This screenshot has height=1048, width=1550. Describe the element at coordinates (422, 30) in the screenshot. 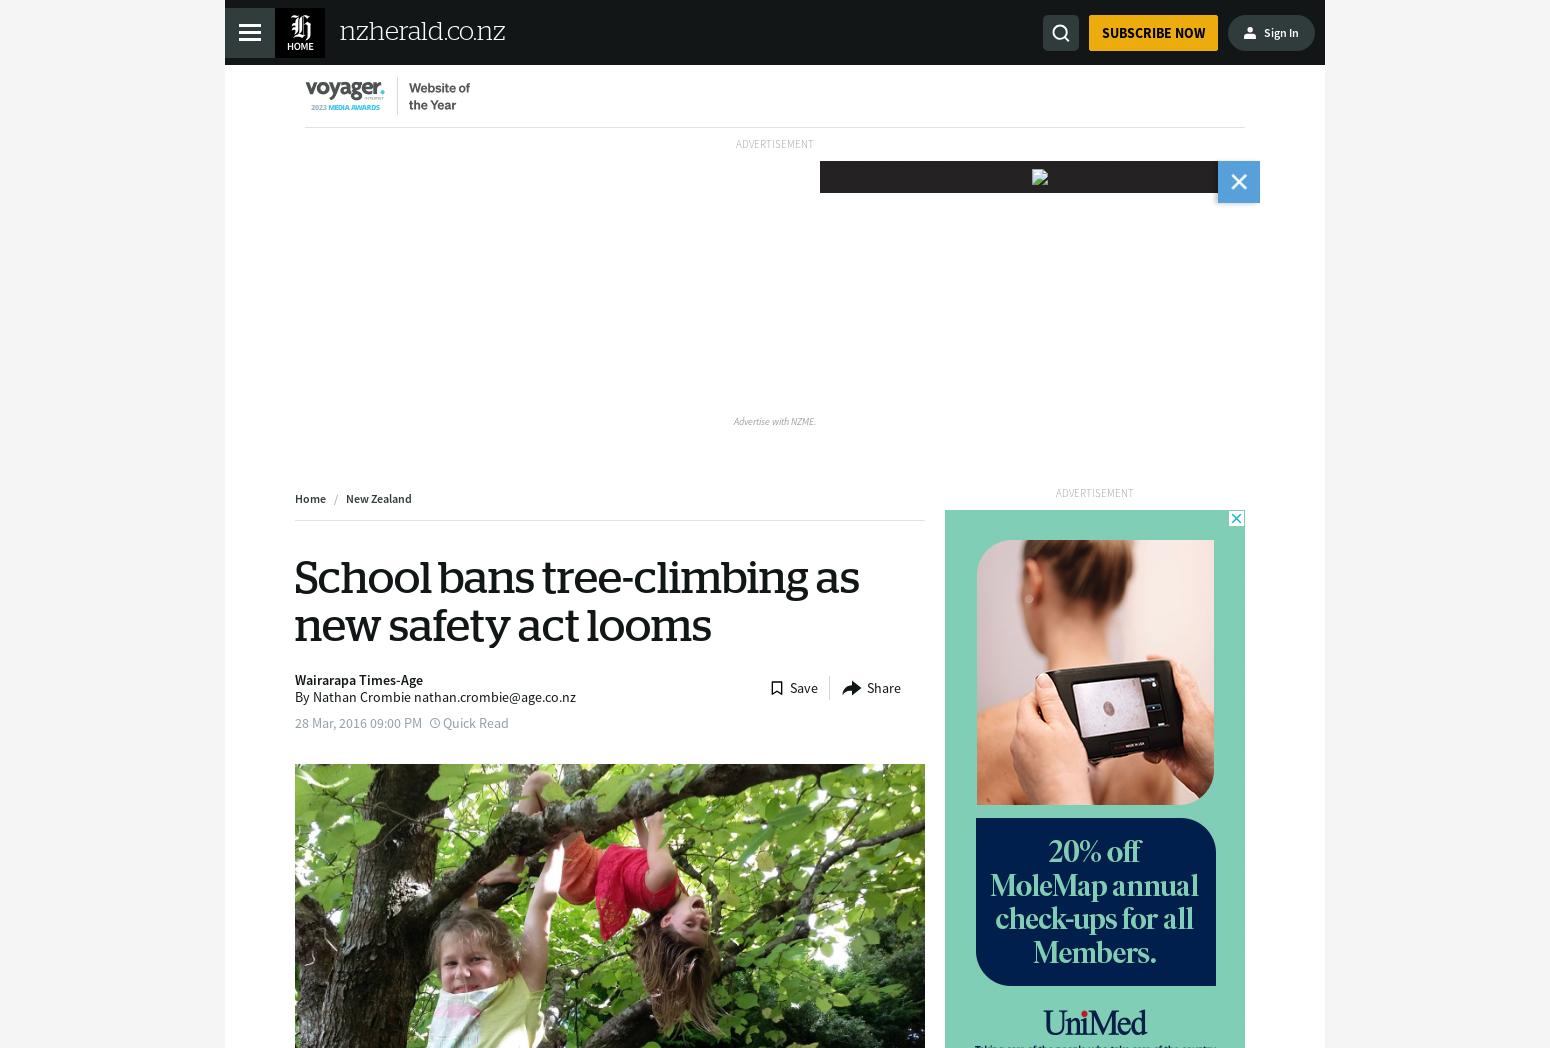

I see `'nzherald.co.nz'` at that location.